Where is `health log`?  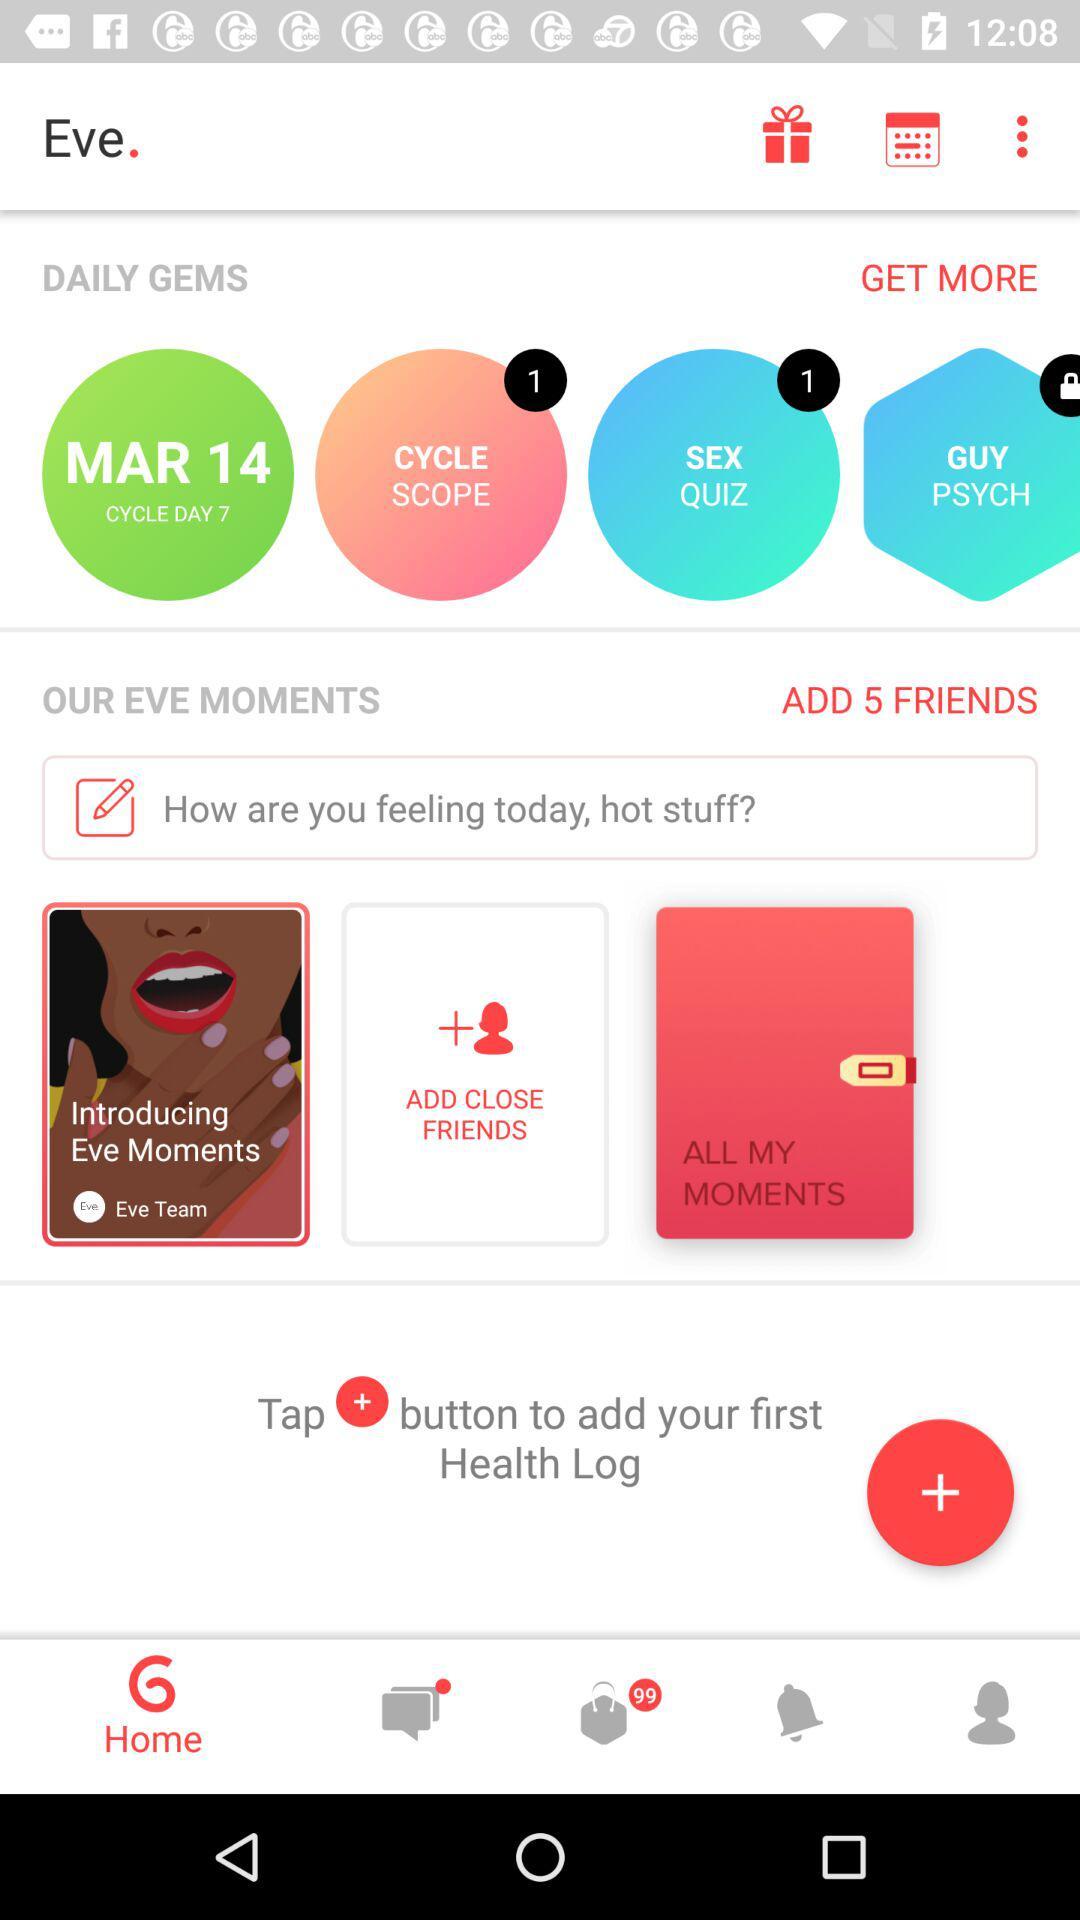
health log is located at coordinates (940, 1492).